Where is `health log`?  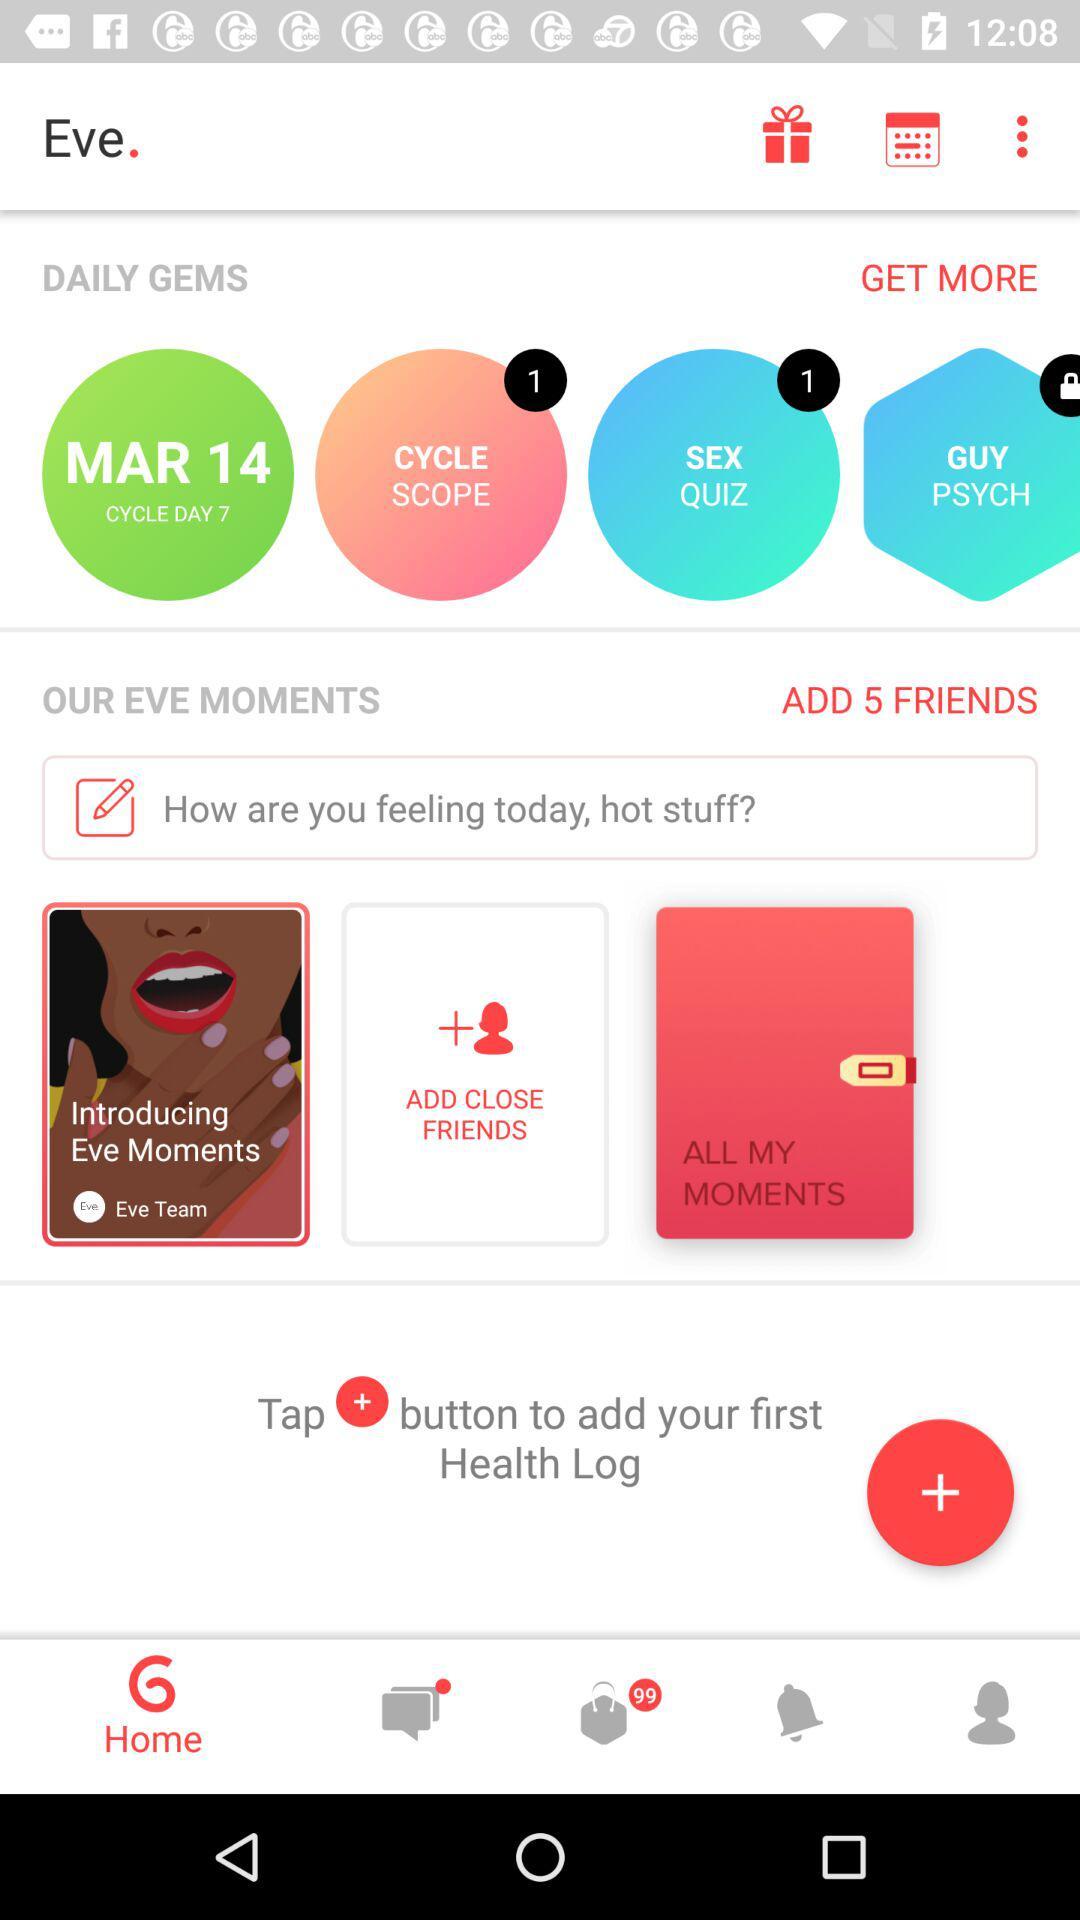
health log is located at coordinates (940, 1492).